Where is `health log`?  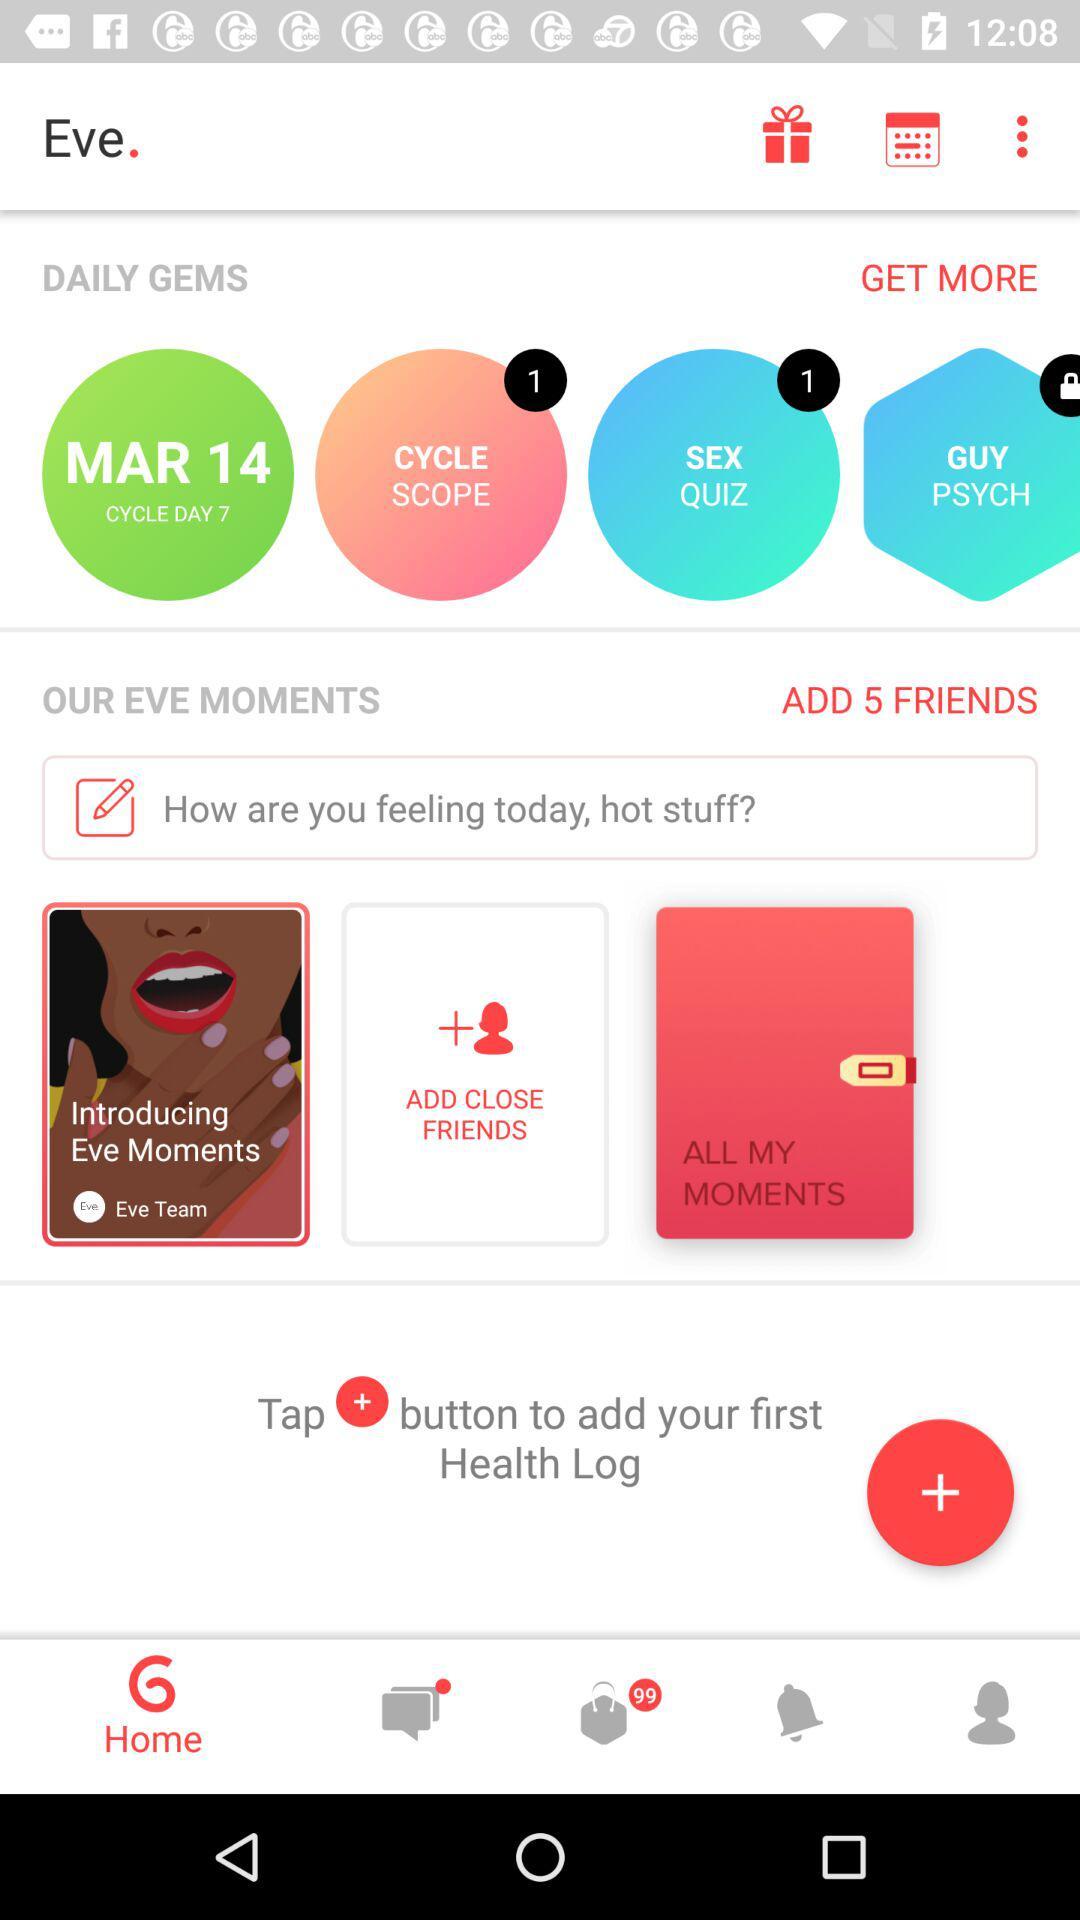
health log is located at coordinates (940, 1492).